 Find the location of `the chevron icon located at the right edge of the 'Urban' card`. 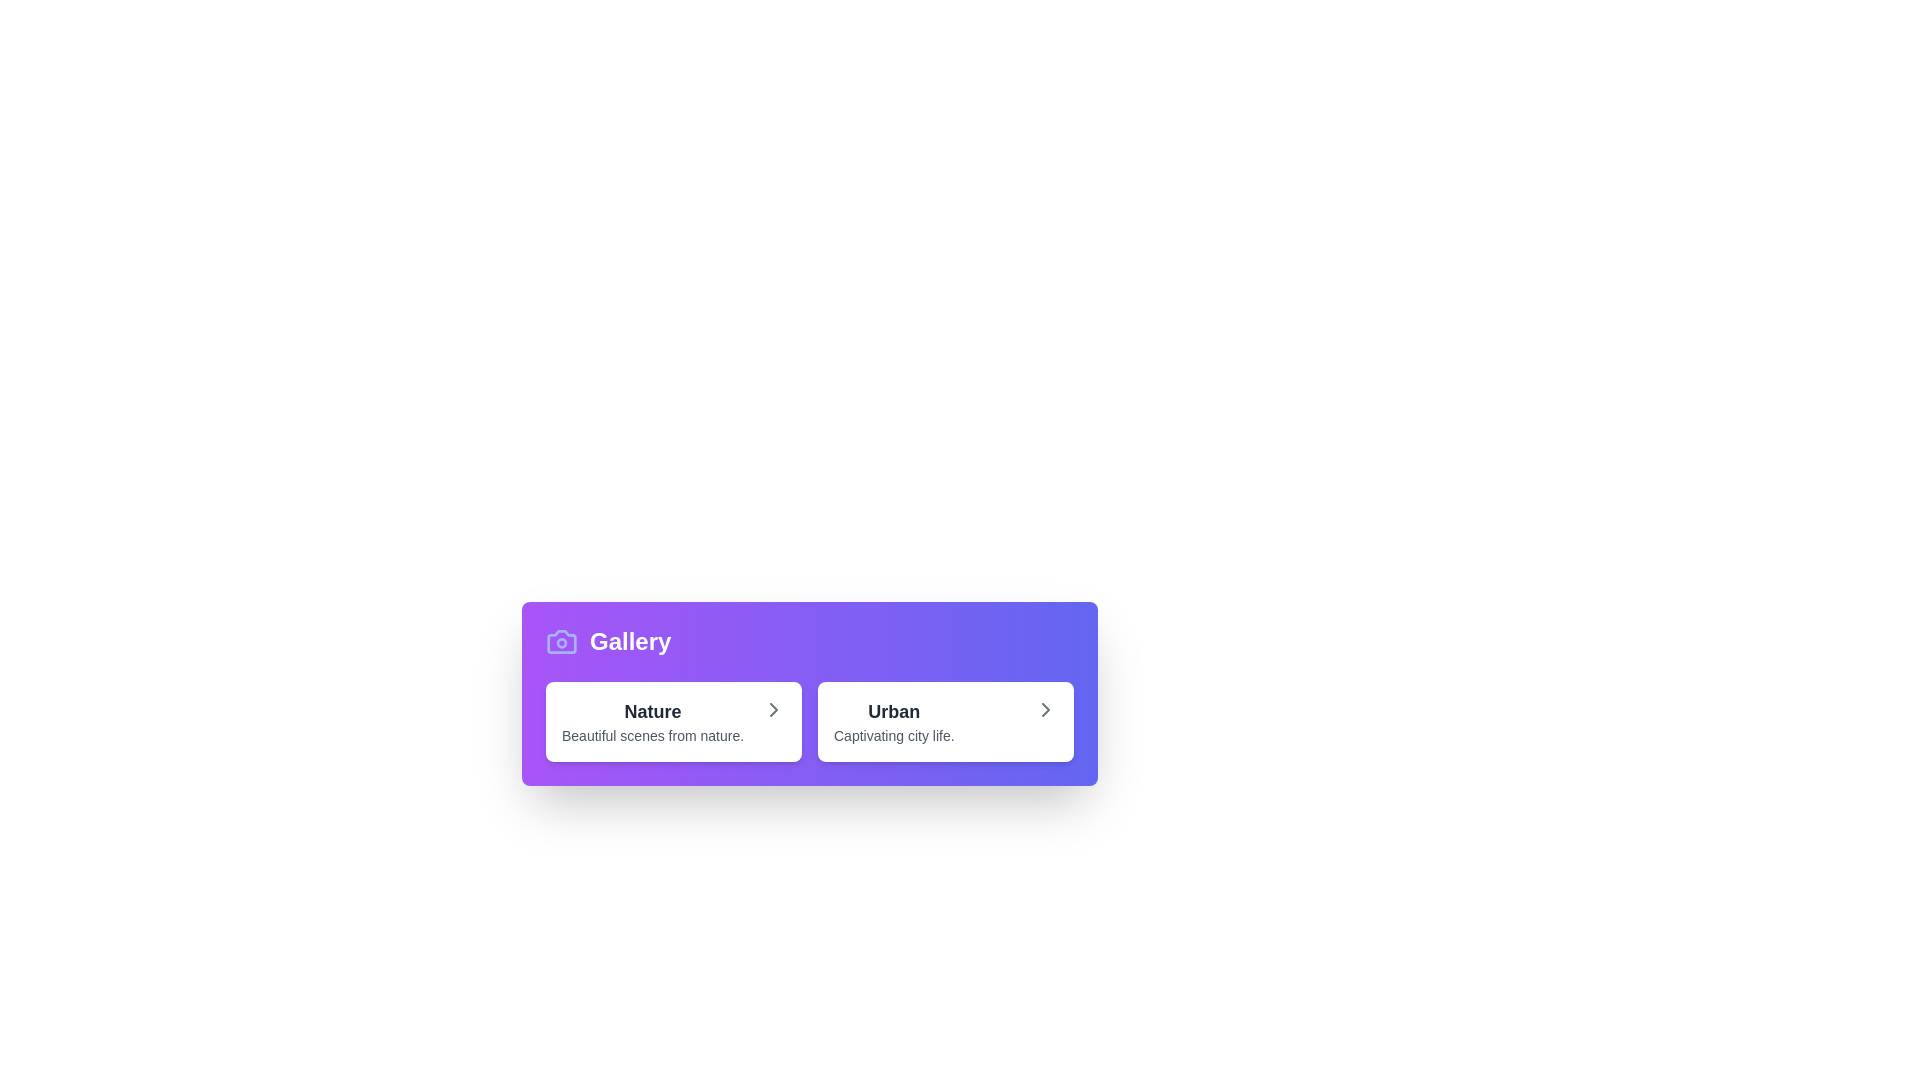

the chevron icon located at the right edge of the 'Urban' card is located at coordinates (1045, 708).